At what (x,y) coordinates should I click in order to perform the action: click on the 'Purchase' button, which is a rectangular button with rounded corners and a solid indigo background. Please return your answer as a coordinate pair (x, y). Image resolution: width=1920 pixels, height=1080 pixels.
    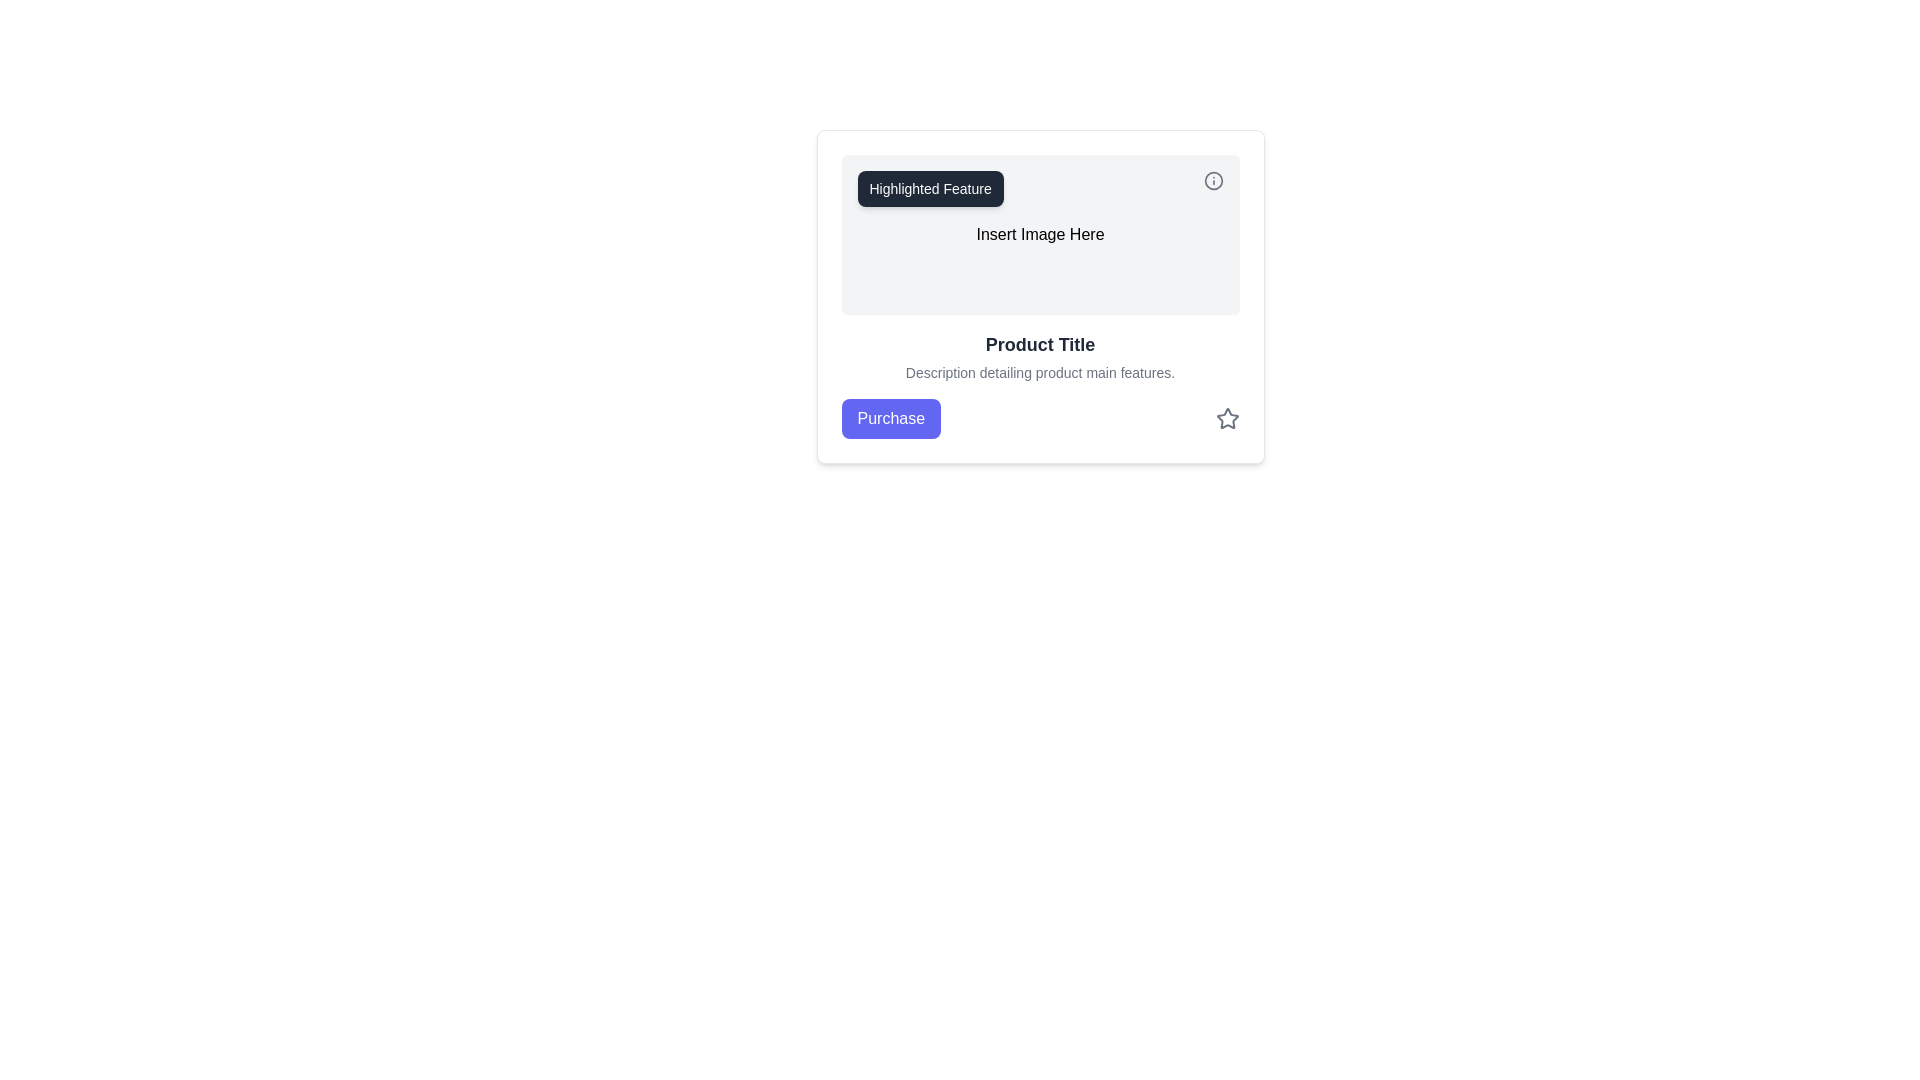
    Looking at the image, I should click on (890, 418).